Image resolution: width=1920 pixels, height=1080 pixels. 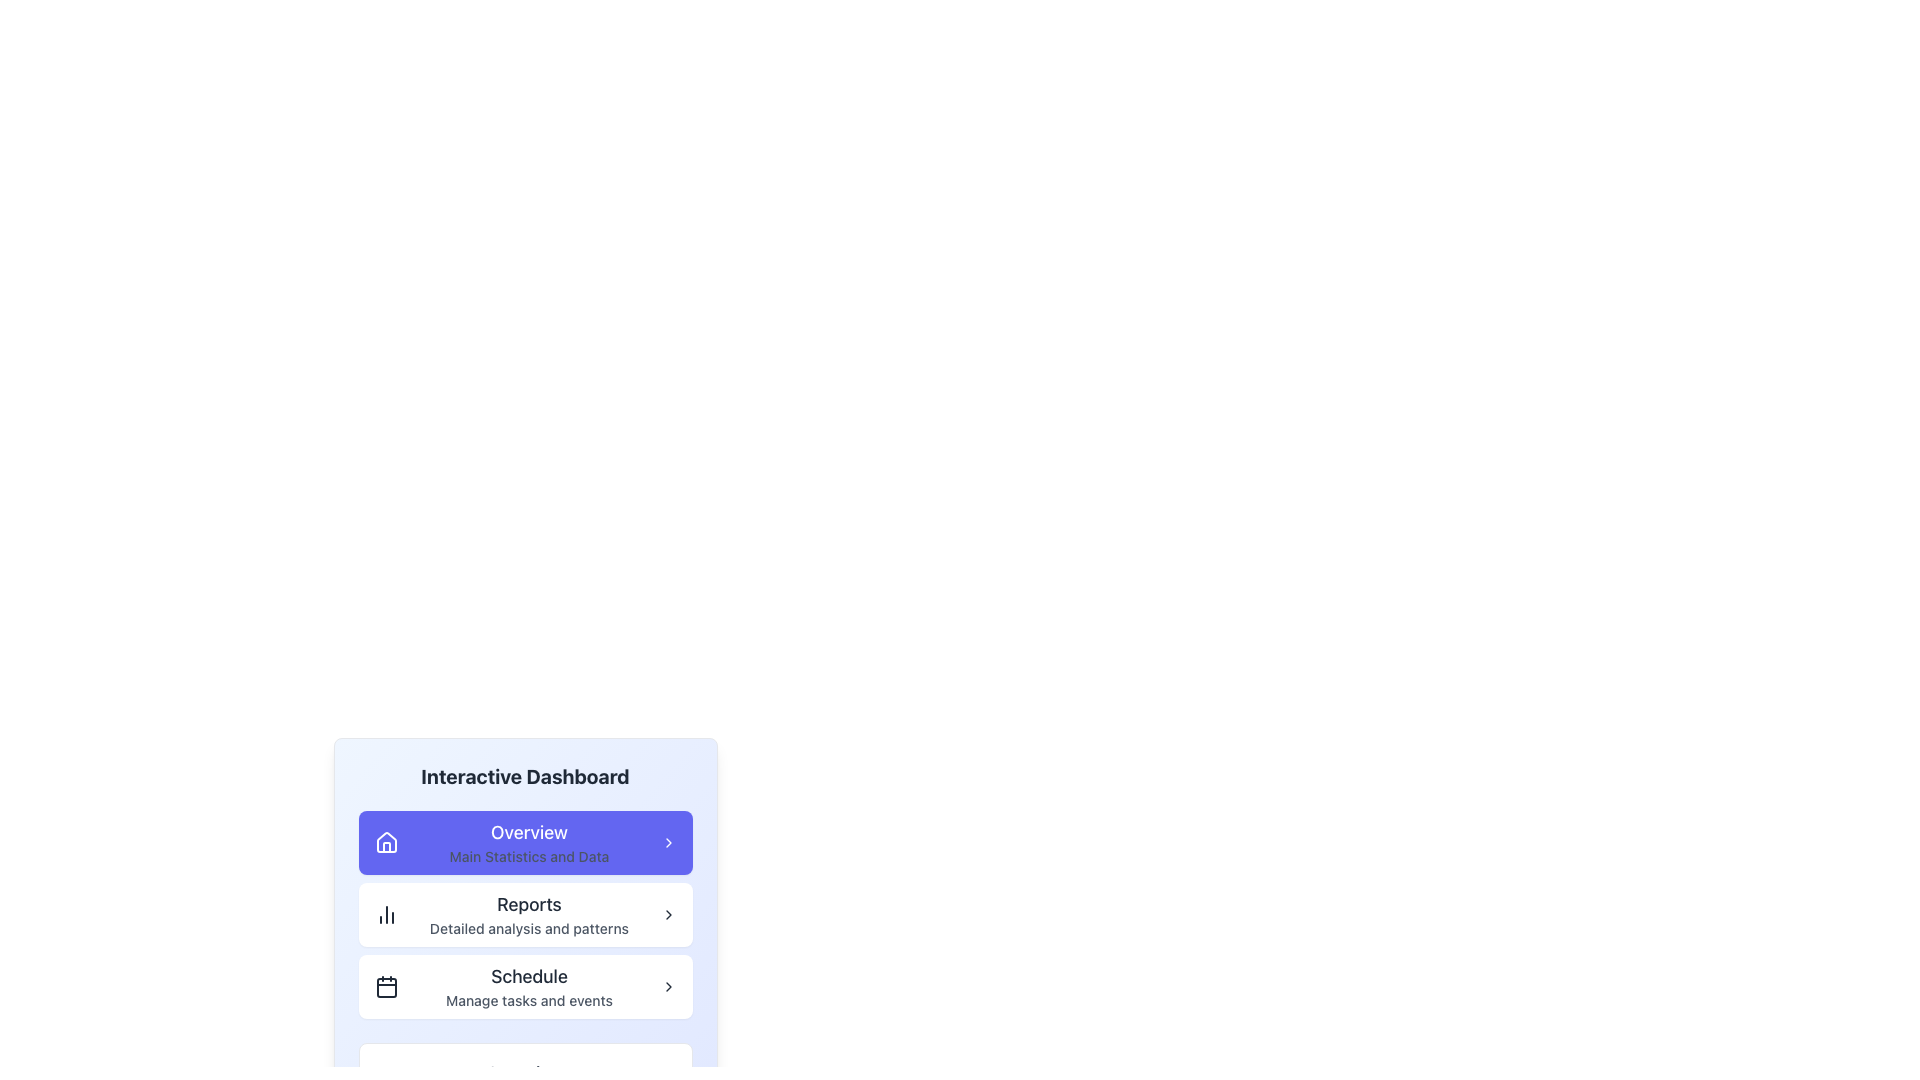 What do you see at coordinates (525, 914) in the screenshot?
I see `the 'Reports' button` at bounding box center [525, 914].